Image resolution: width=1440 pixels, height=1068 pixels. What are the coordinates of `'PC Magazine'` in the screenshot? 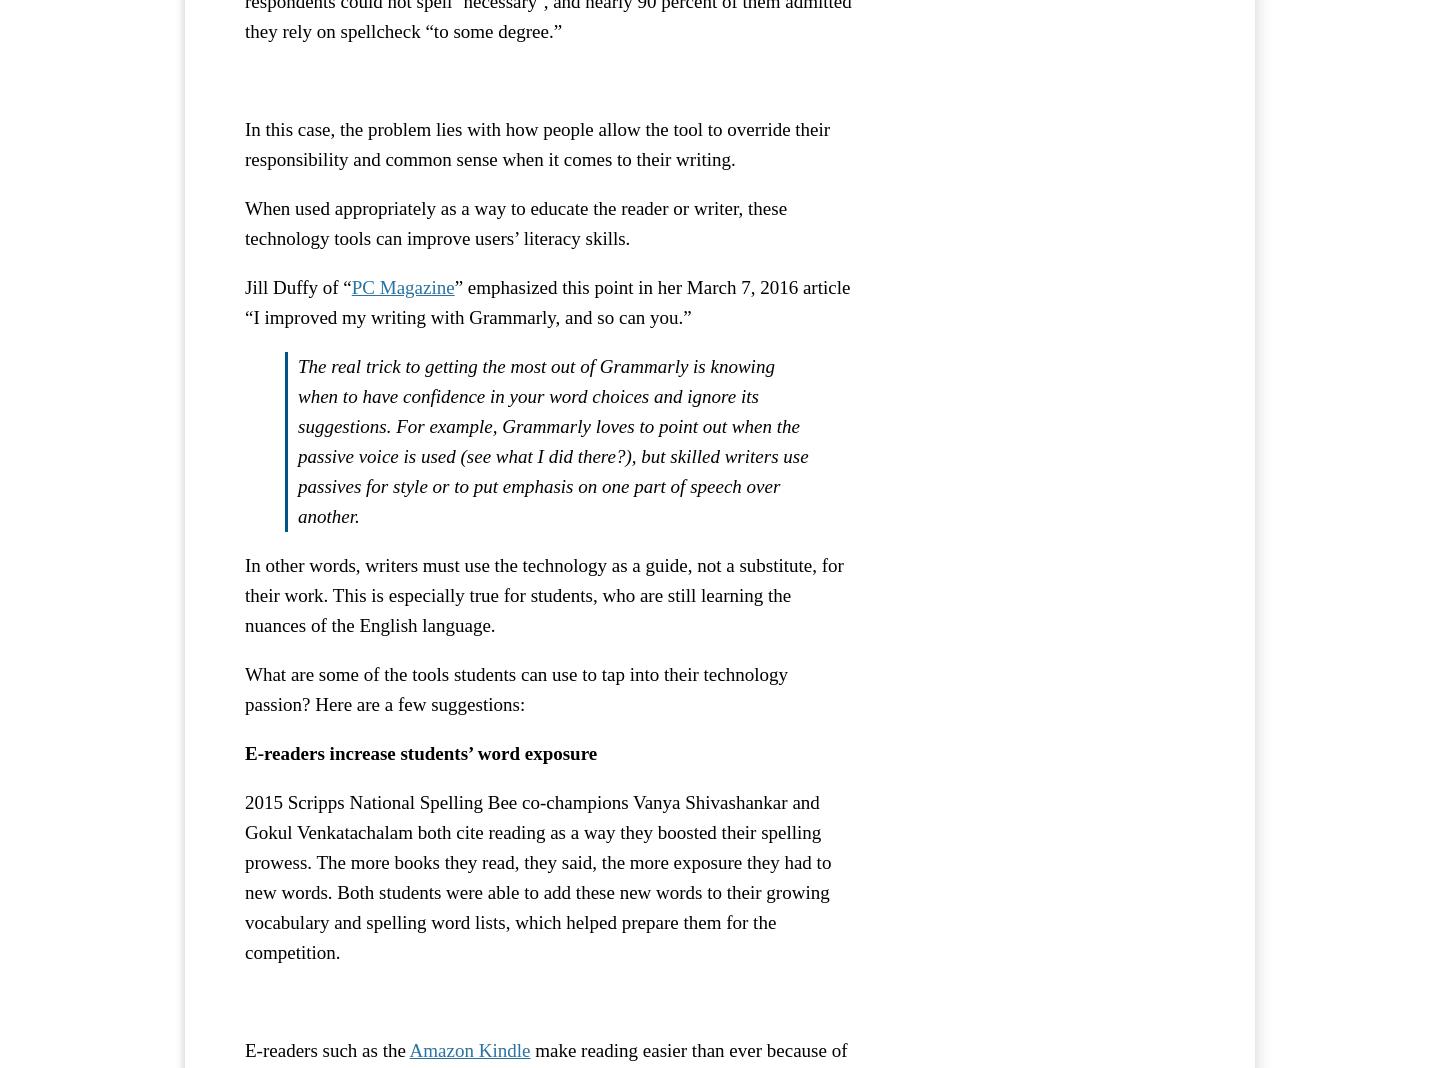 It's located at (401, 285).